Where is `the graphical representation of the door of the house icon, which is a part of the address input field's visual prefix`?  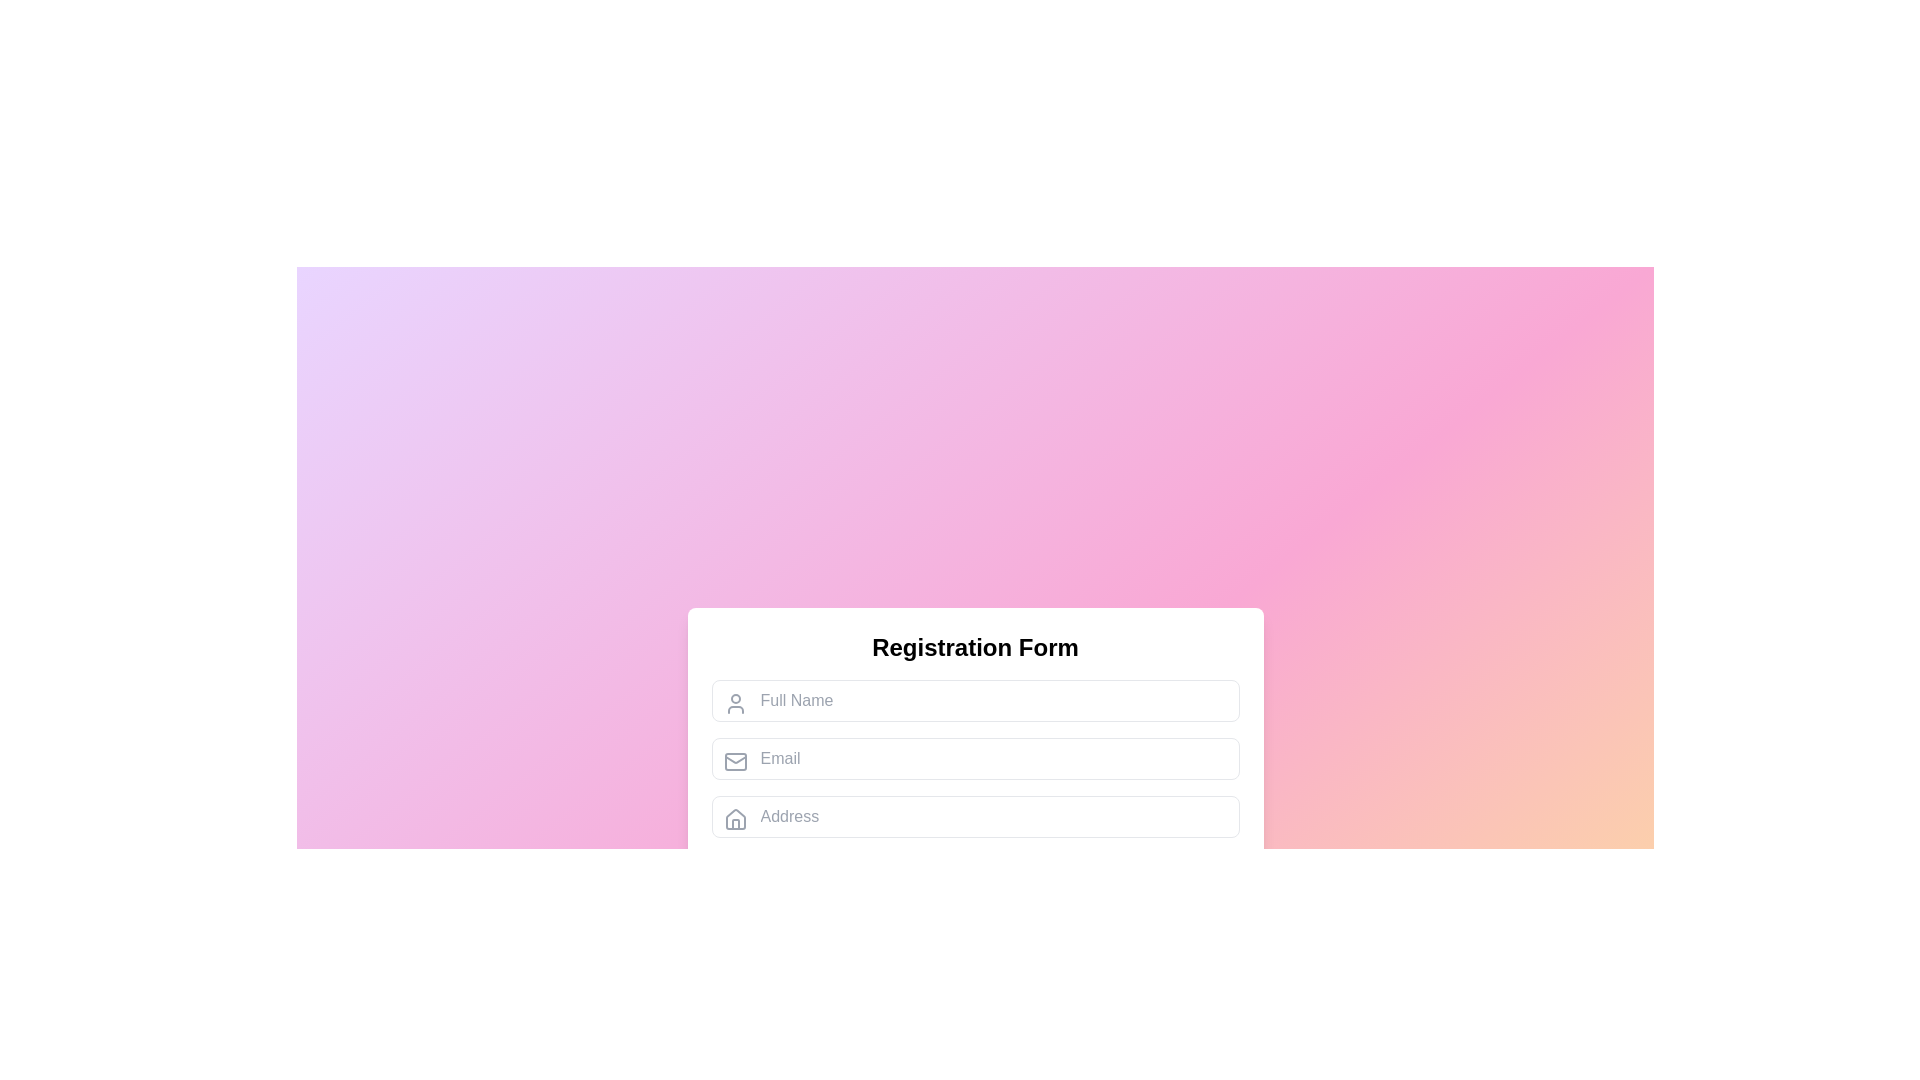
the graphical representation of the door of the house icon, which is a part of the address input field's visual prefix is located at coordinates (734, 824).